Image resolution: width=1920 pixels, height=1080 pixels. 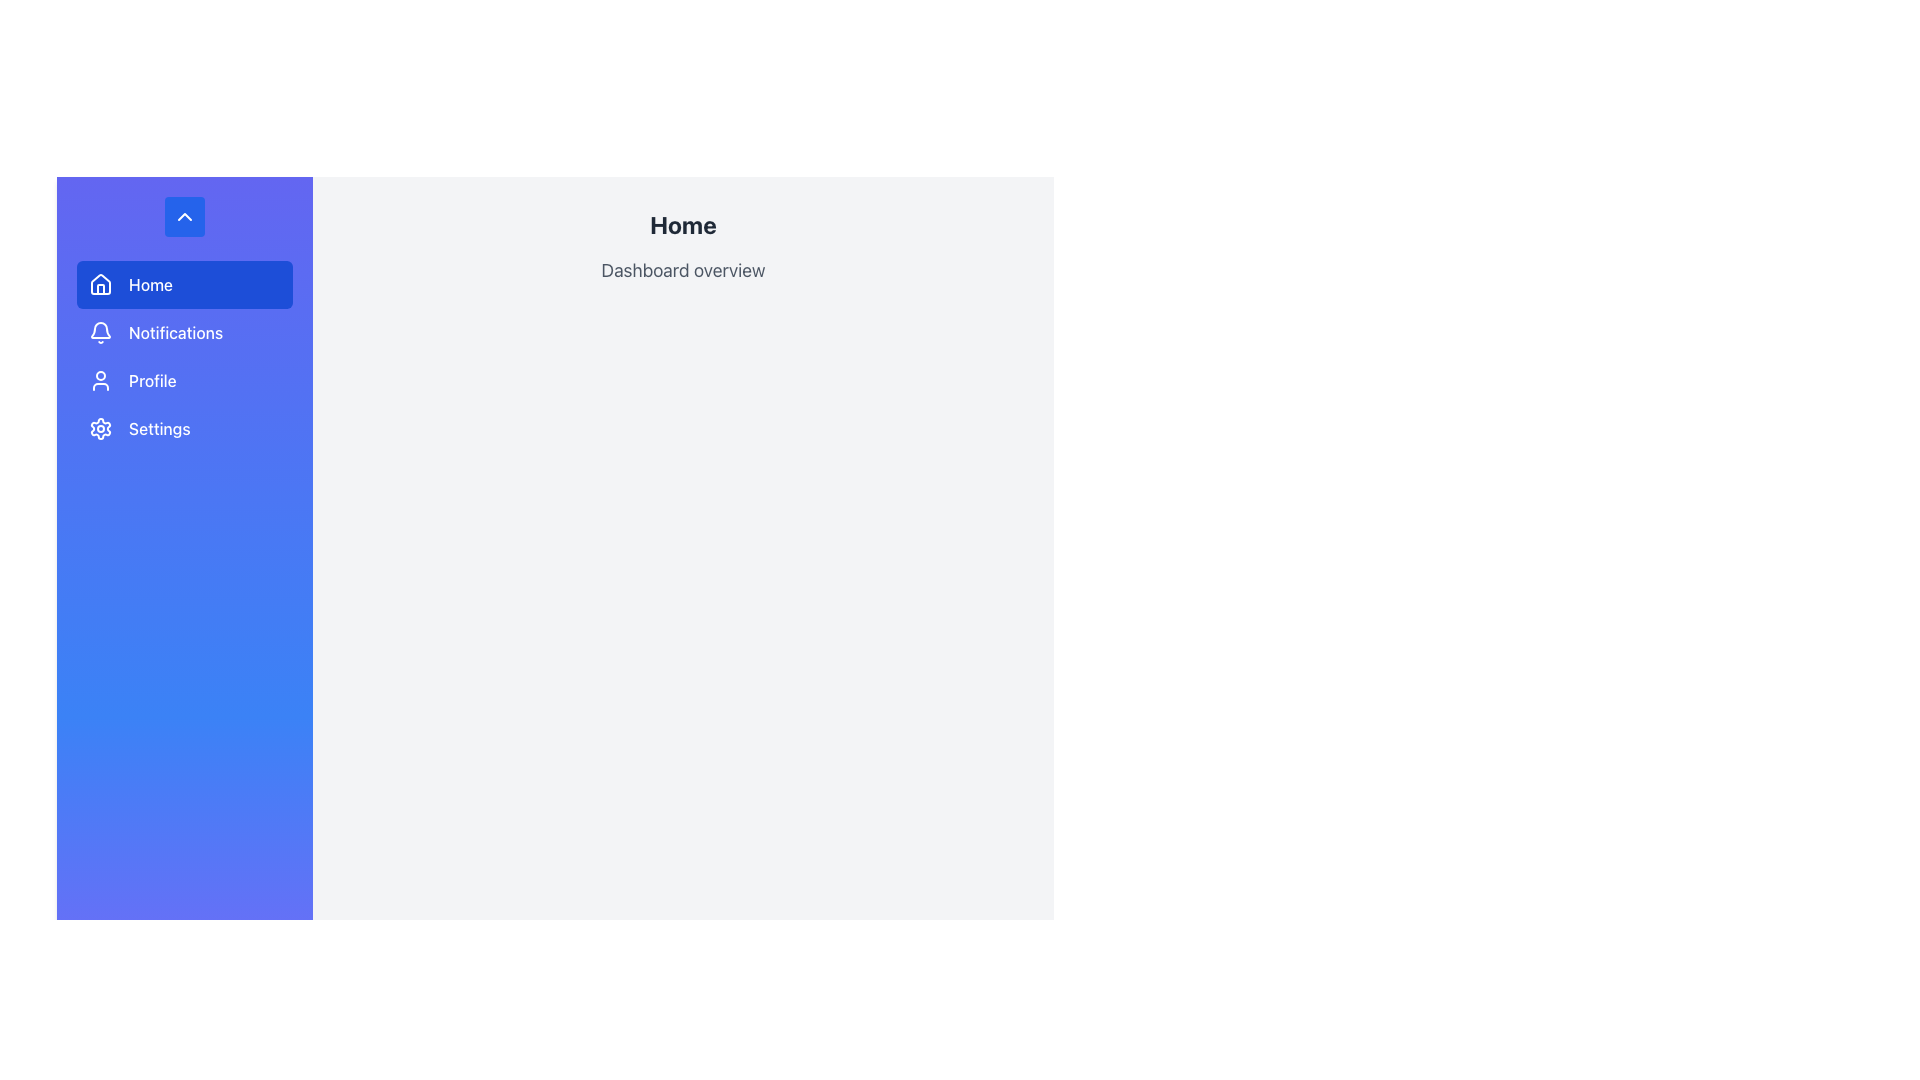 What do you see at coordinates (158, 427) in the screenshot?
I see `the 'Settings' label located on the left sidebar, positioned below the 'Profile' label` at bounding box center [158, 427].